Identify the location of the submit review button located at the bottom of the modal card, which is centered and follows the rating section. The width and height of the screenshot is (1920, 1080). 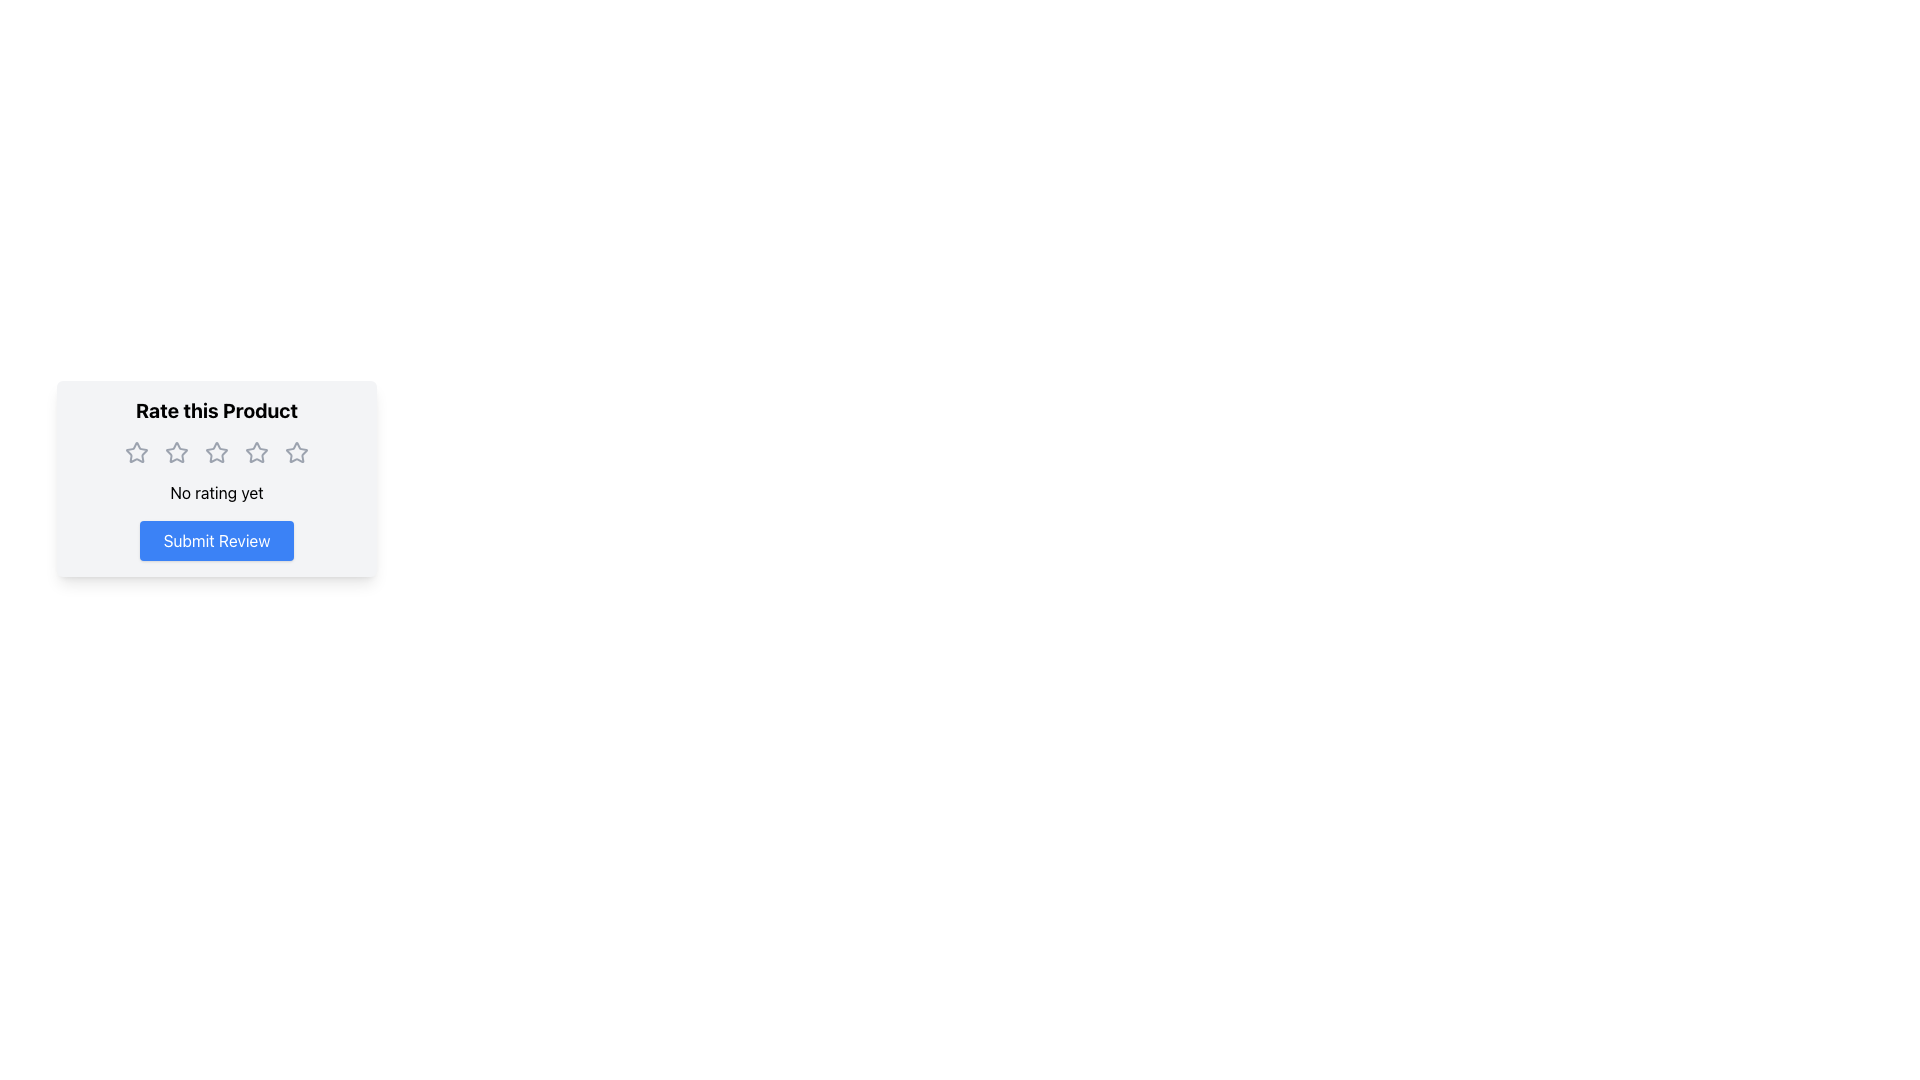
(216, 540).